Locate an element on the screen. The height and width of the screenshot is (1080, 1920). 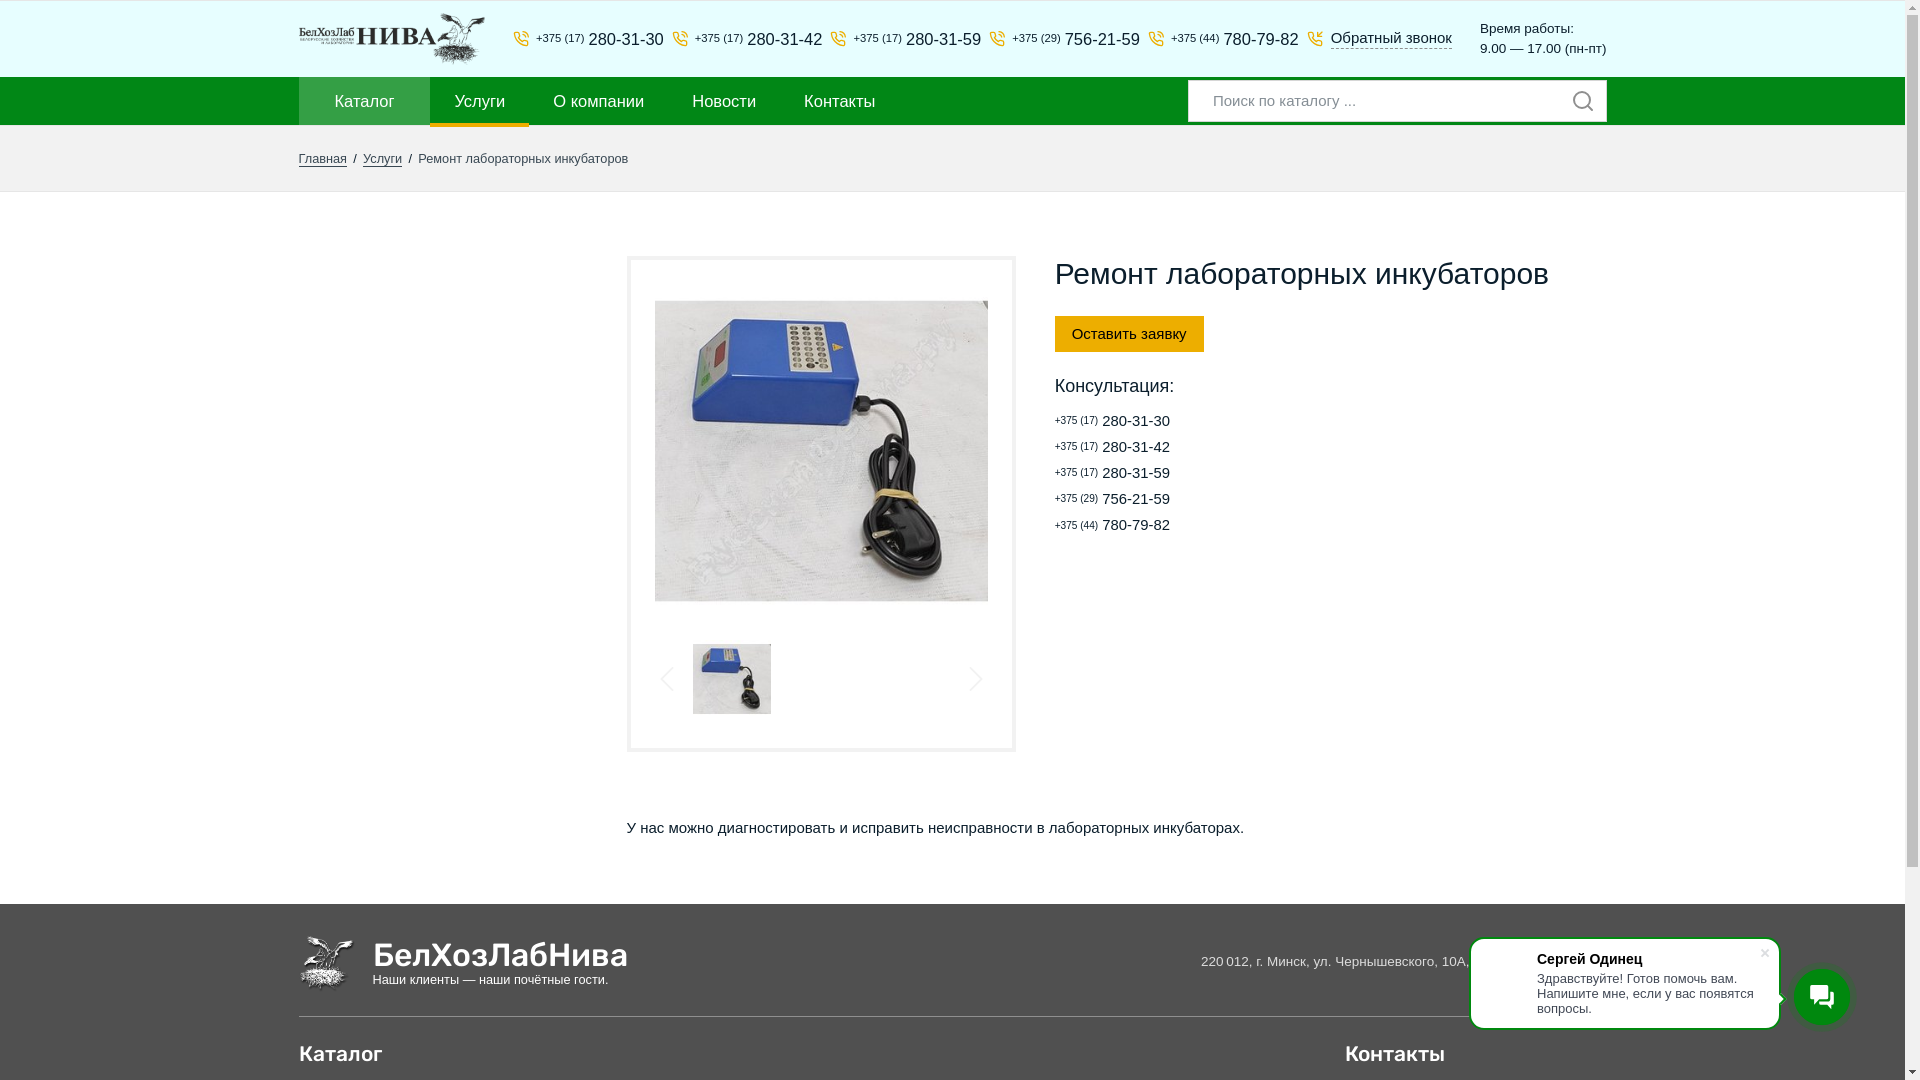
'+375 (17) is located at coordinates (513, 39).